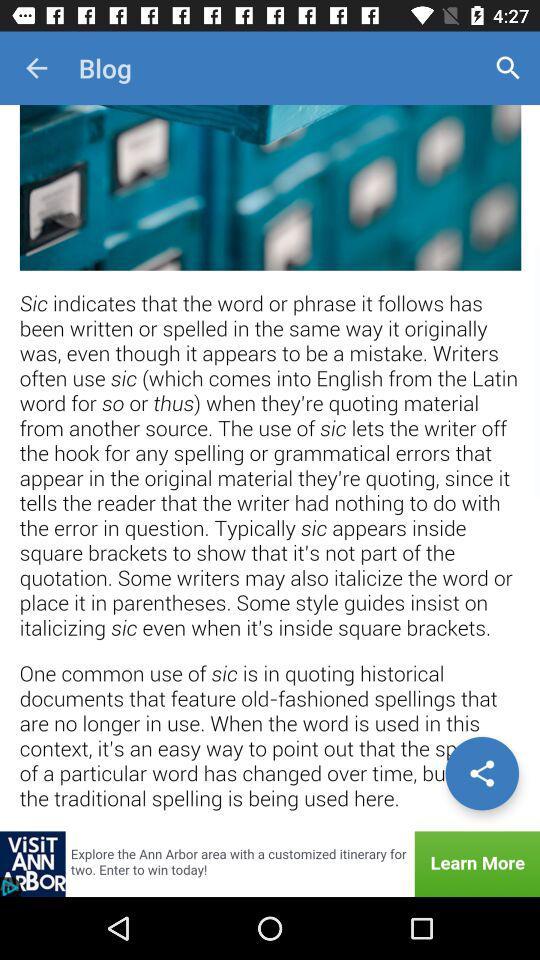 The width and height of the screenshot is (540, 960). Describe the element at coordinates (270, 468) in the screenshot. I see `shows the en` at that location.